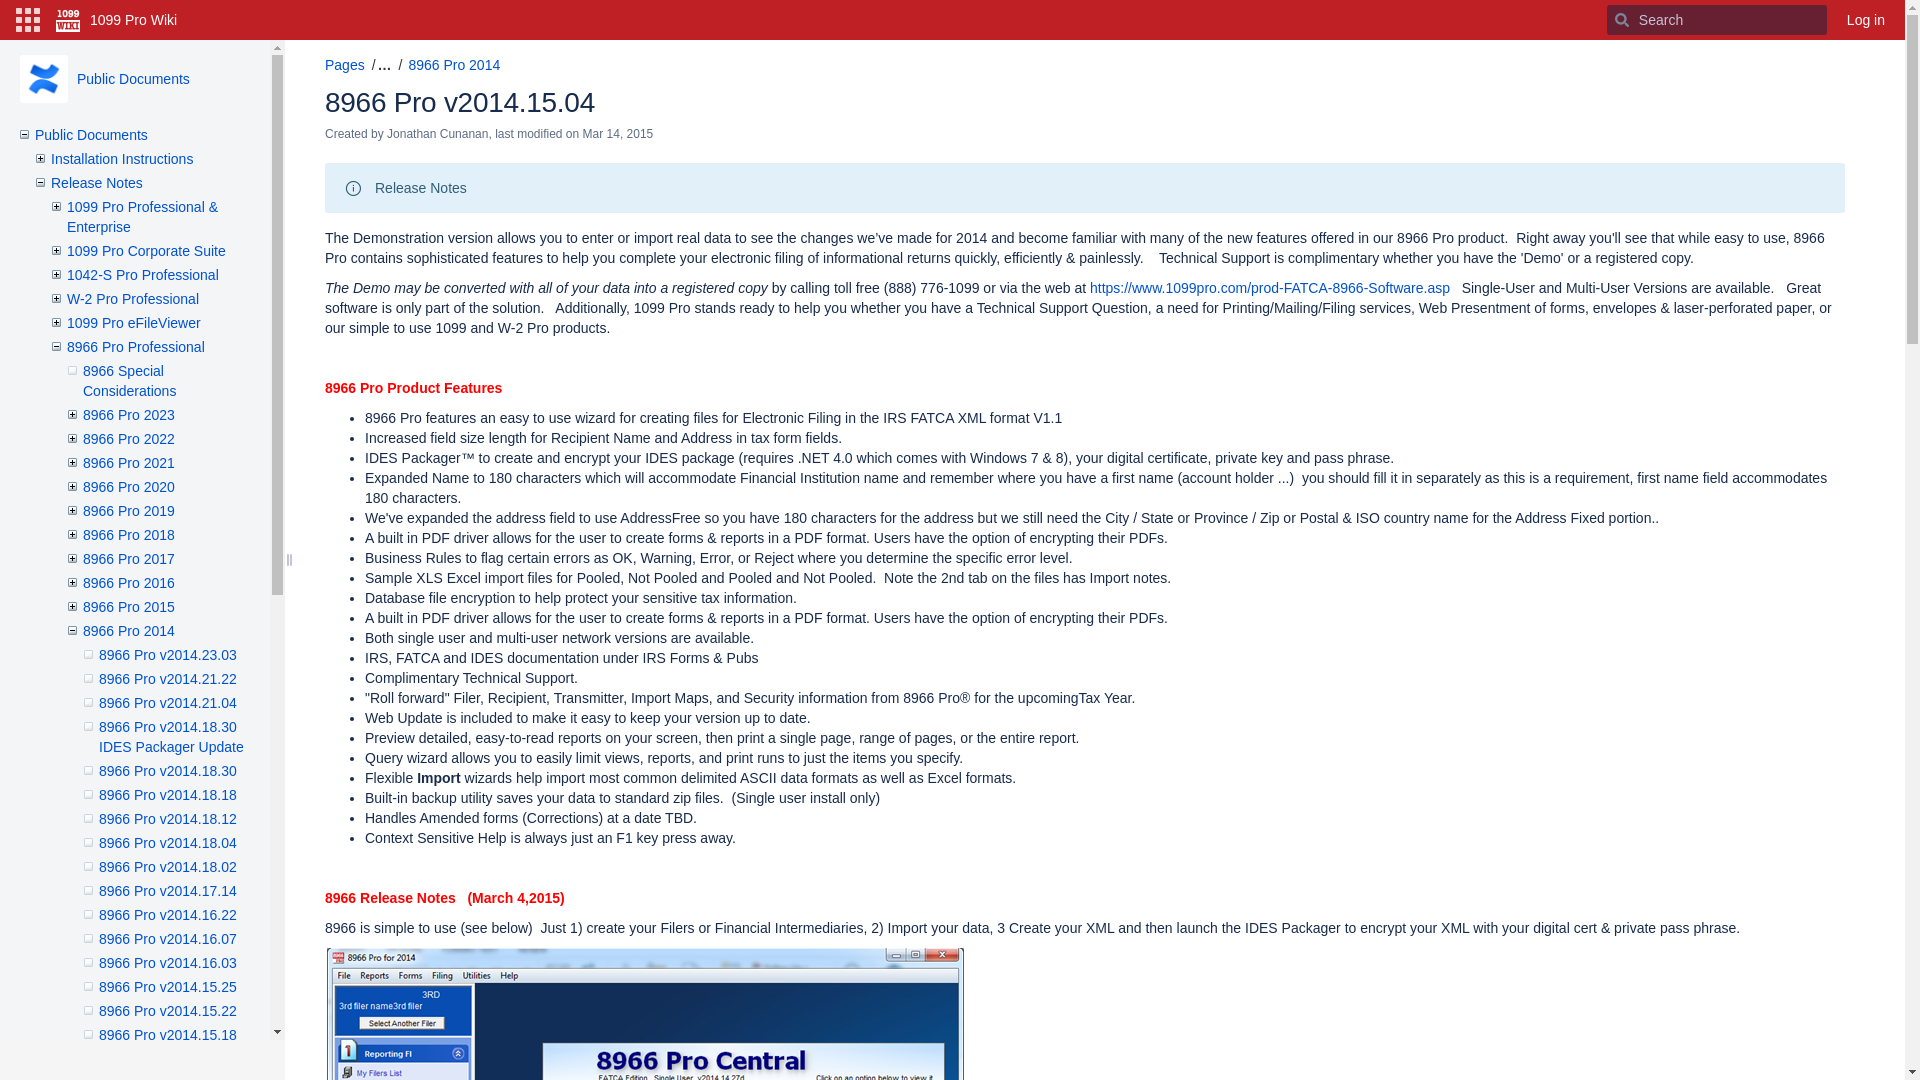  Describe the element at coordinates (459, 102) in the screenshot. I see `'8966 Pro v2014.15.04'` at that location.